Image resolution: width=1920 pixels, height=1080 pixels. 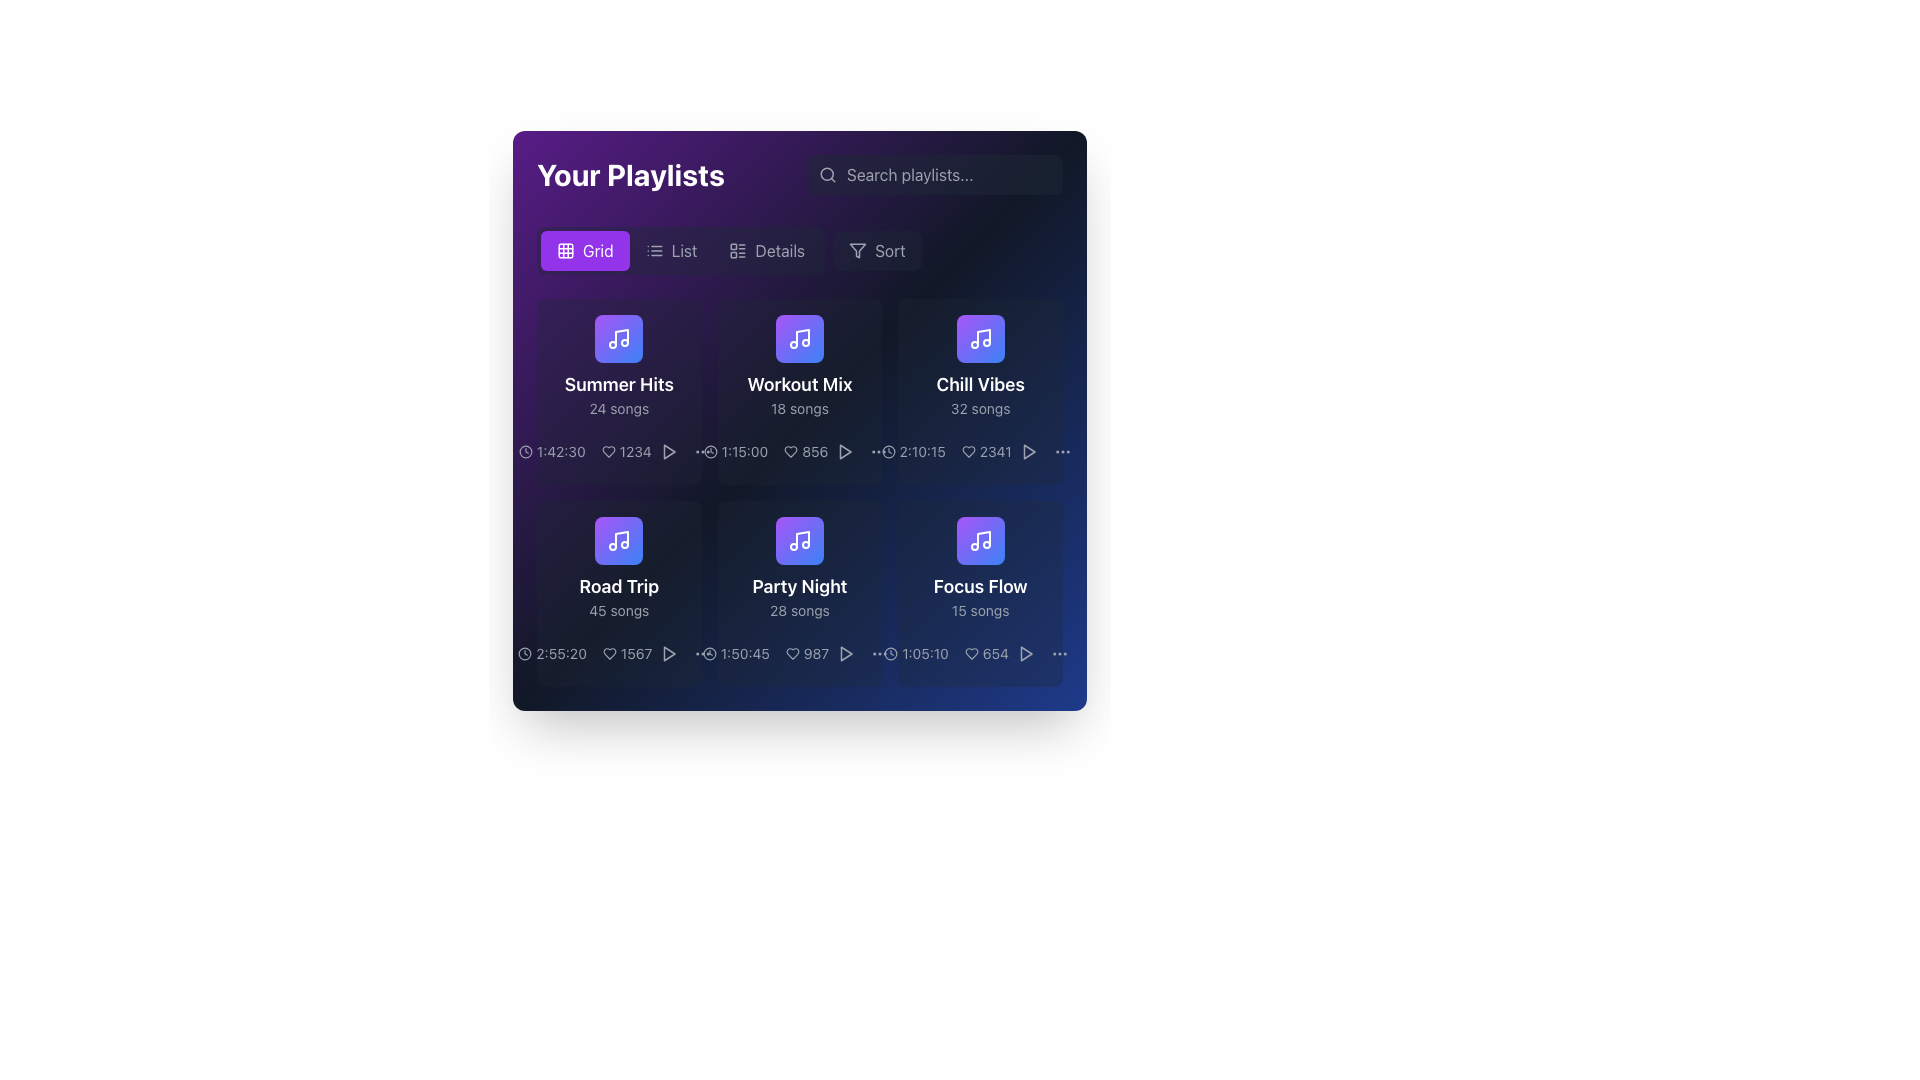 What do you see at coordinates (980, 609) in the screenshot?
I see `the text label displaying the number of songs in the 'Focus Flow' playlist, located in the bottom-right card of the playlist grid view` at bounding box center [980, 609].